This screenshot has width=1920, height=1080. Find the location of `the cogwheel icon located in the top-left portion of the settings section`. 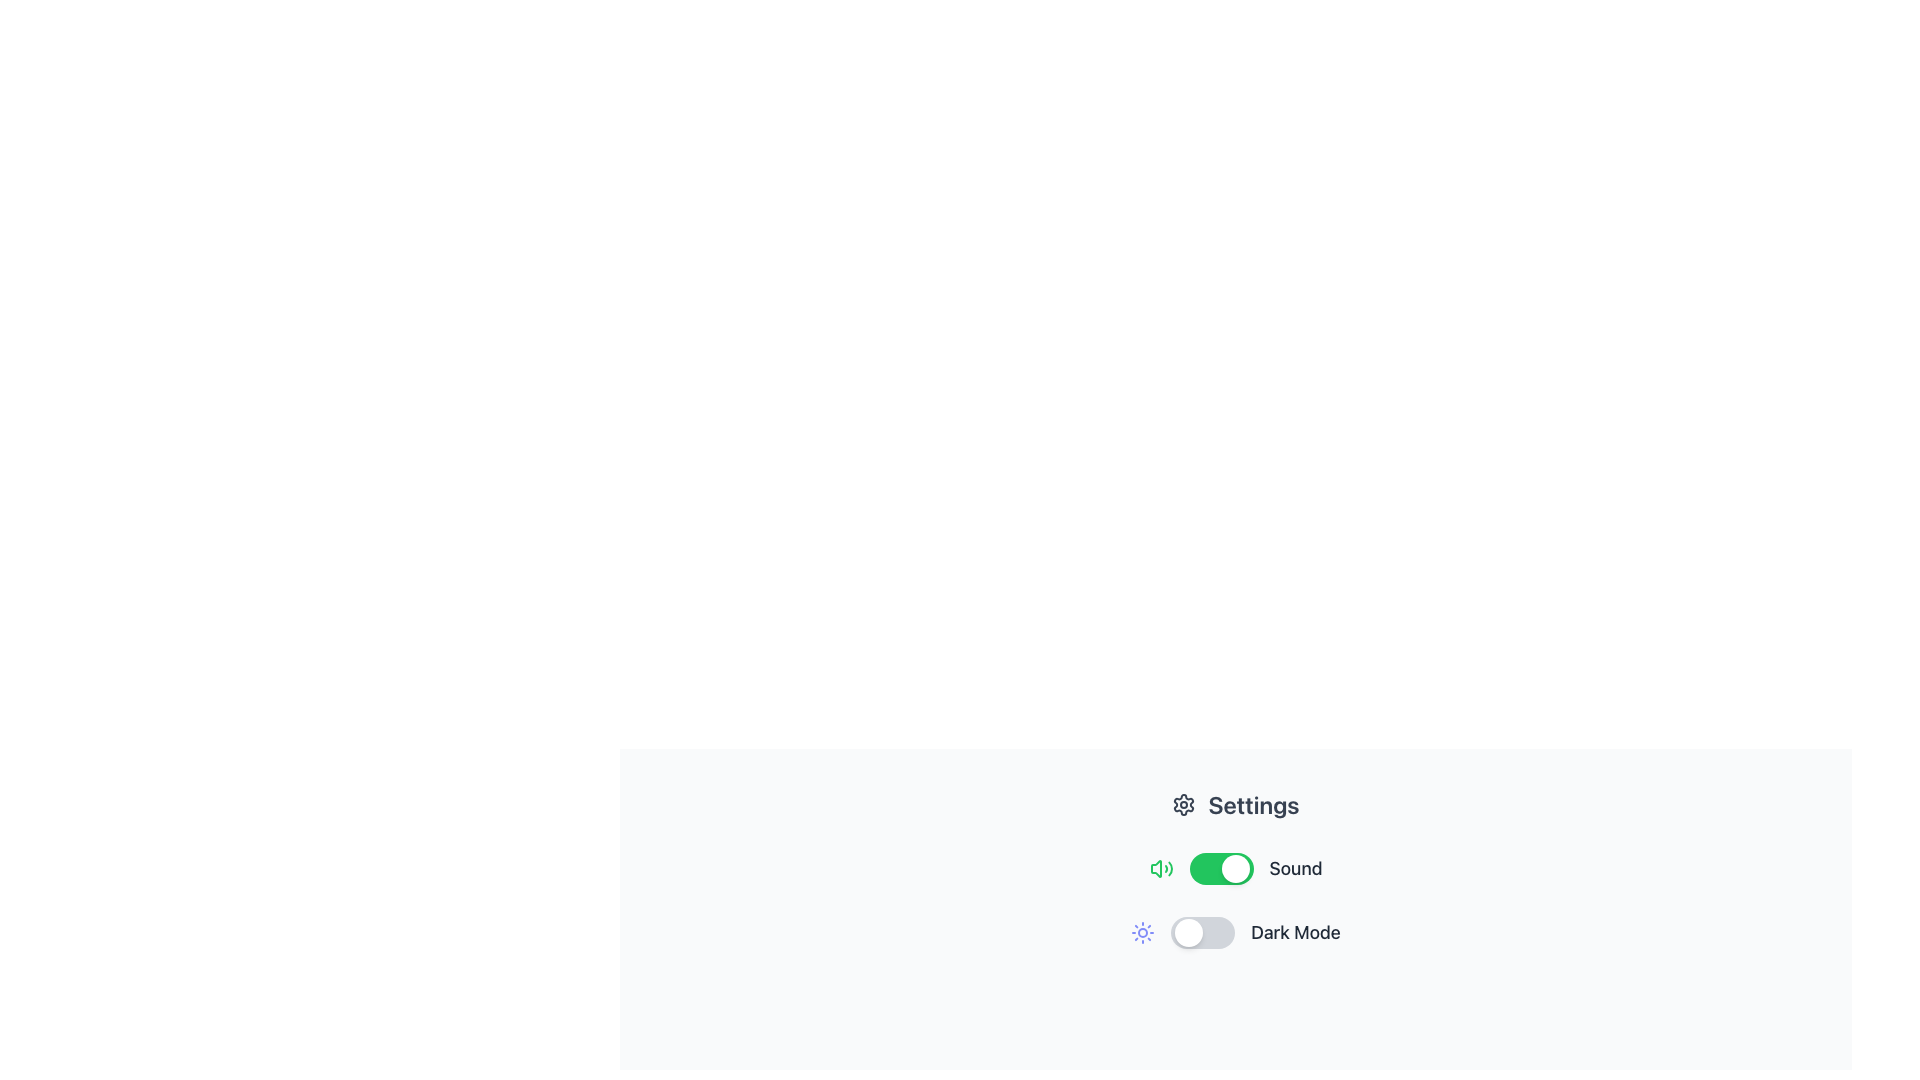

the cogwheel icon located in the top-left portion of the settings section is located at coordinates (1184, 804).